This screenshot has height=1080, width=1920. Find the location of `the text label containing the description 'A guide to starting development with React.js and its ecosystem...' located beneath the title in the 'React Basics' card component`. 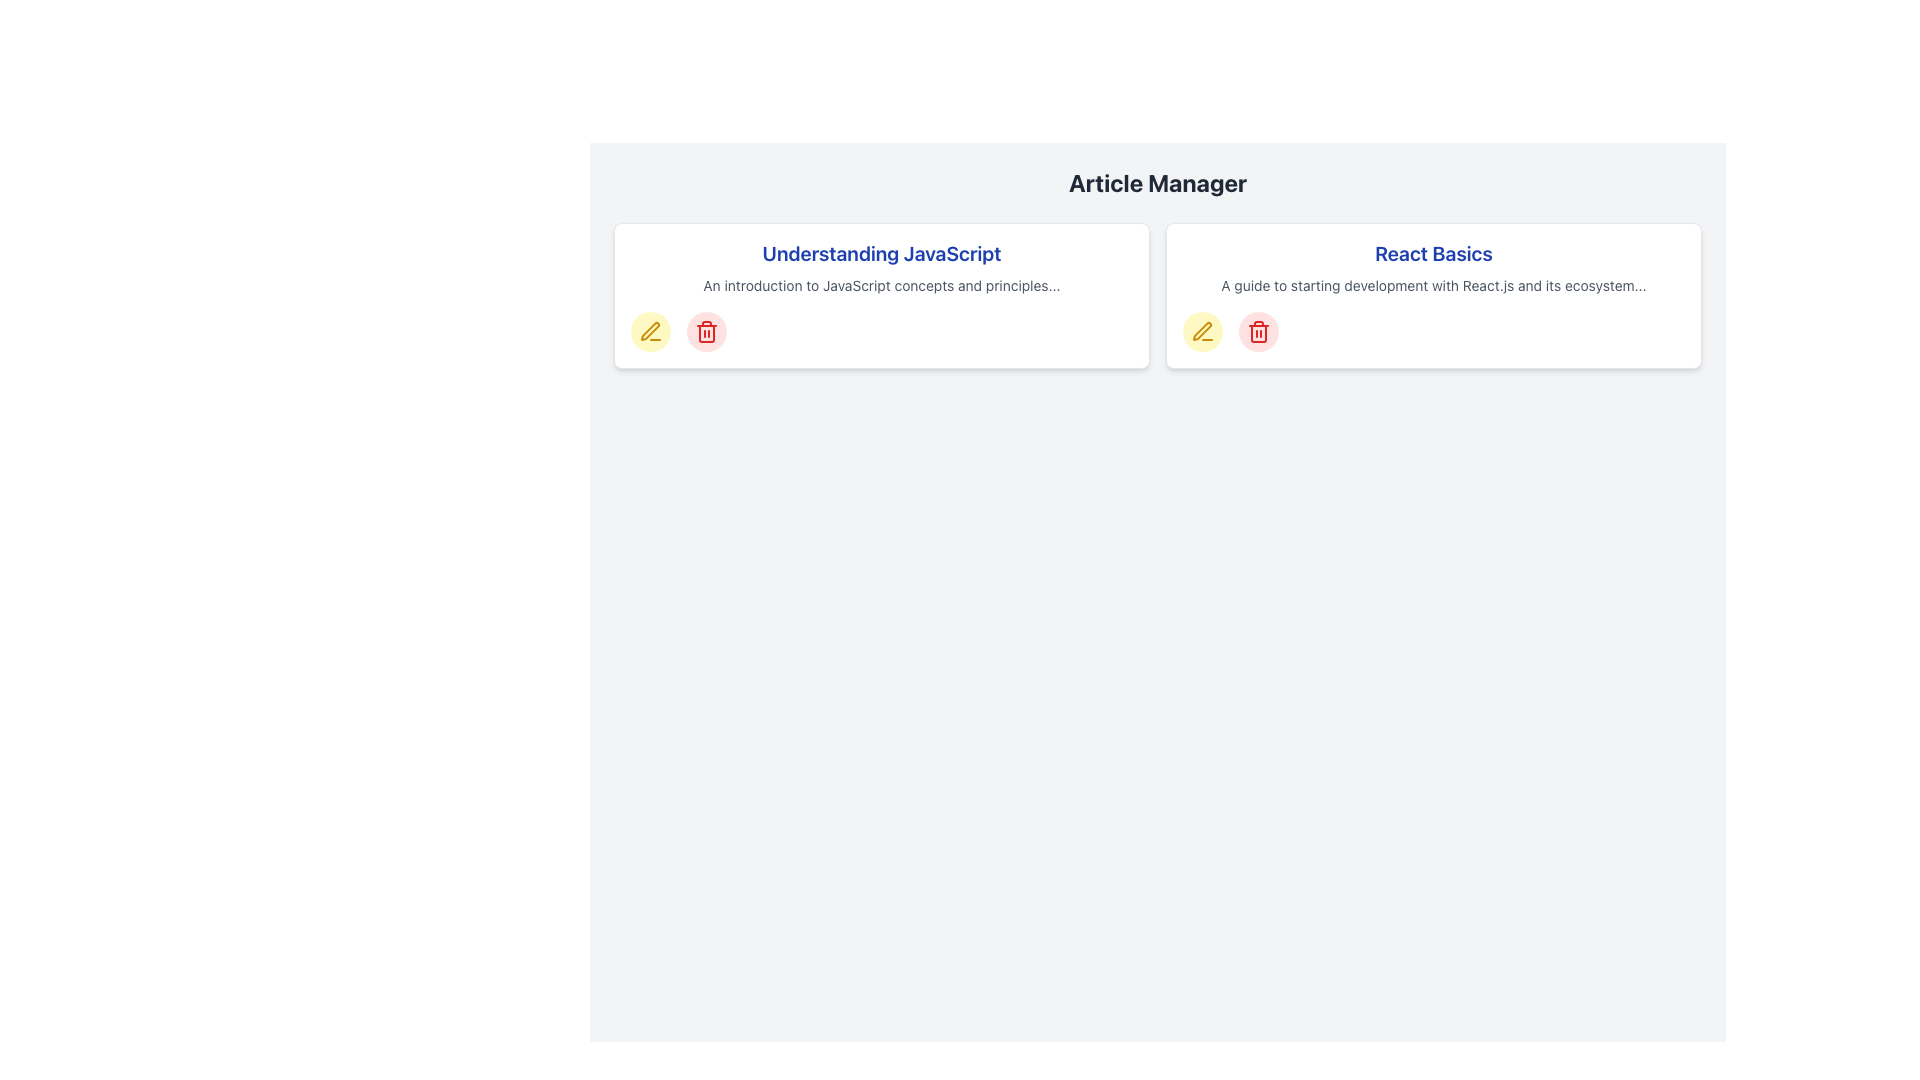

the text label containing the description 'A guide to starting development with React.js and its ecosystem...' located beneath the title in the 'React Basics' card component is located at coordinates (1433, 285).